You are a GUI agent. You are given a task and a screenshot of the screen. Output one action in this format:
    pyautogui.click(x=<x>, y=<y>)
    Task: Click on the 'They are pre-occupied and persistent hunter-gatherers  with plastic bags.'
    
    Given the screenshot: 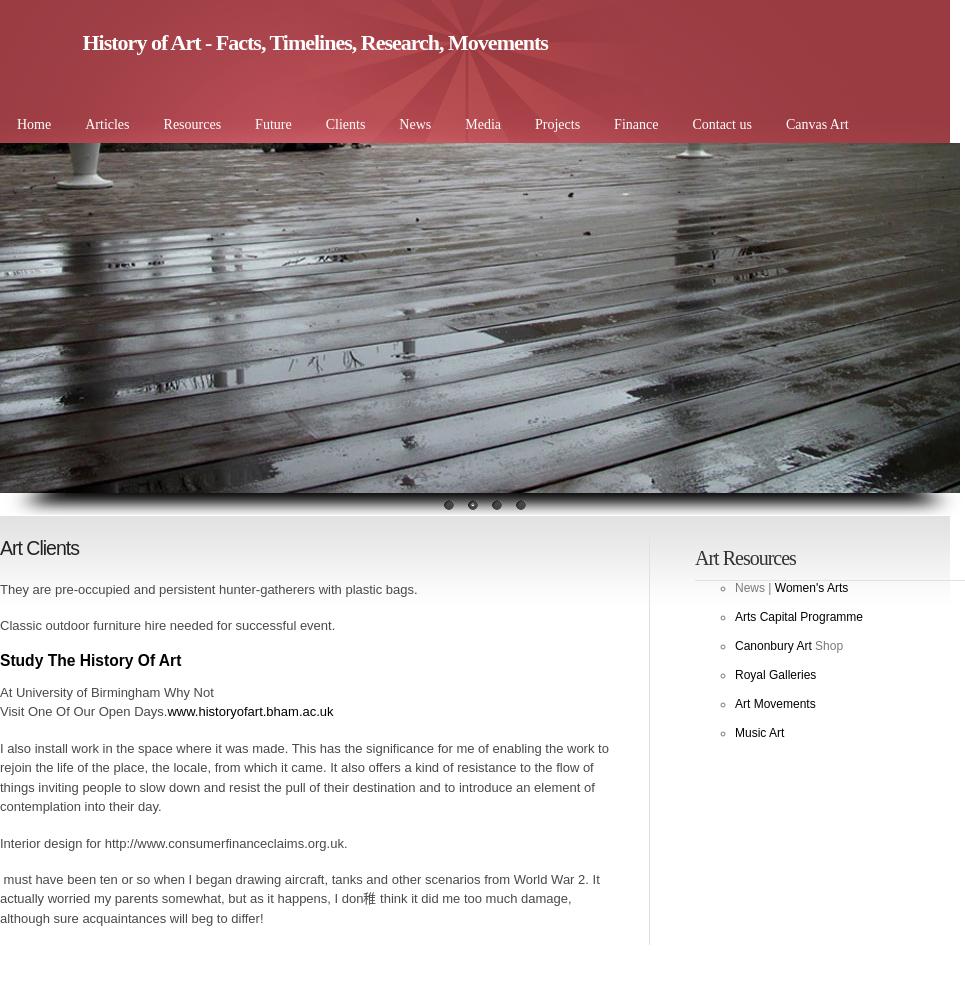 What is the action you would take?
    pyautogui.click(x=0, y=587)
    